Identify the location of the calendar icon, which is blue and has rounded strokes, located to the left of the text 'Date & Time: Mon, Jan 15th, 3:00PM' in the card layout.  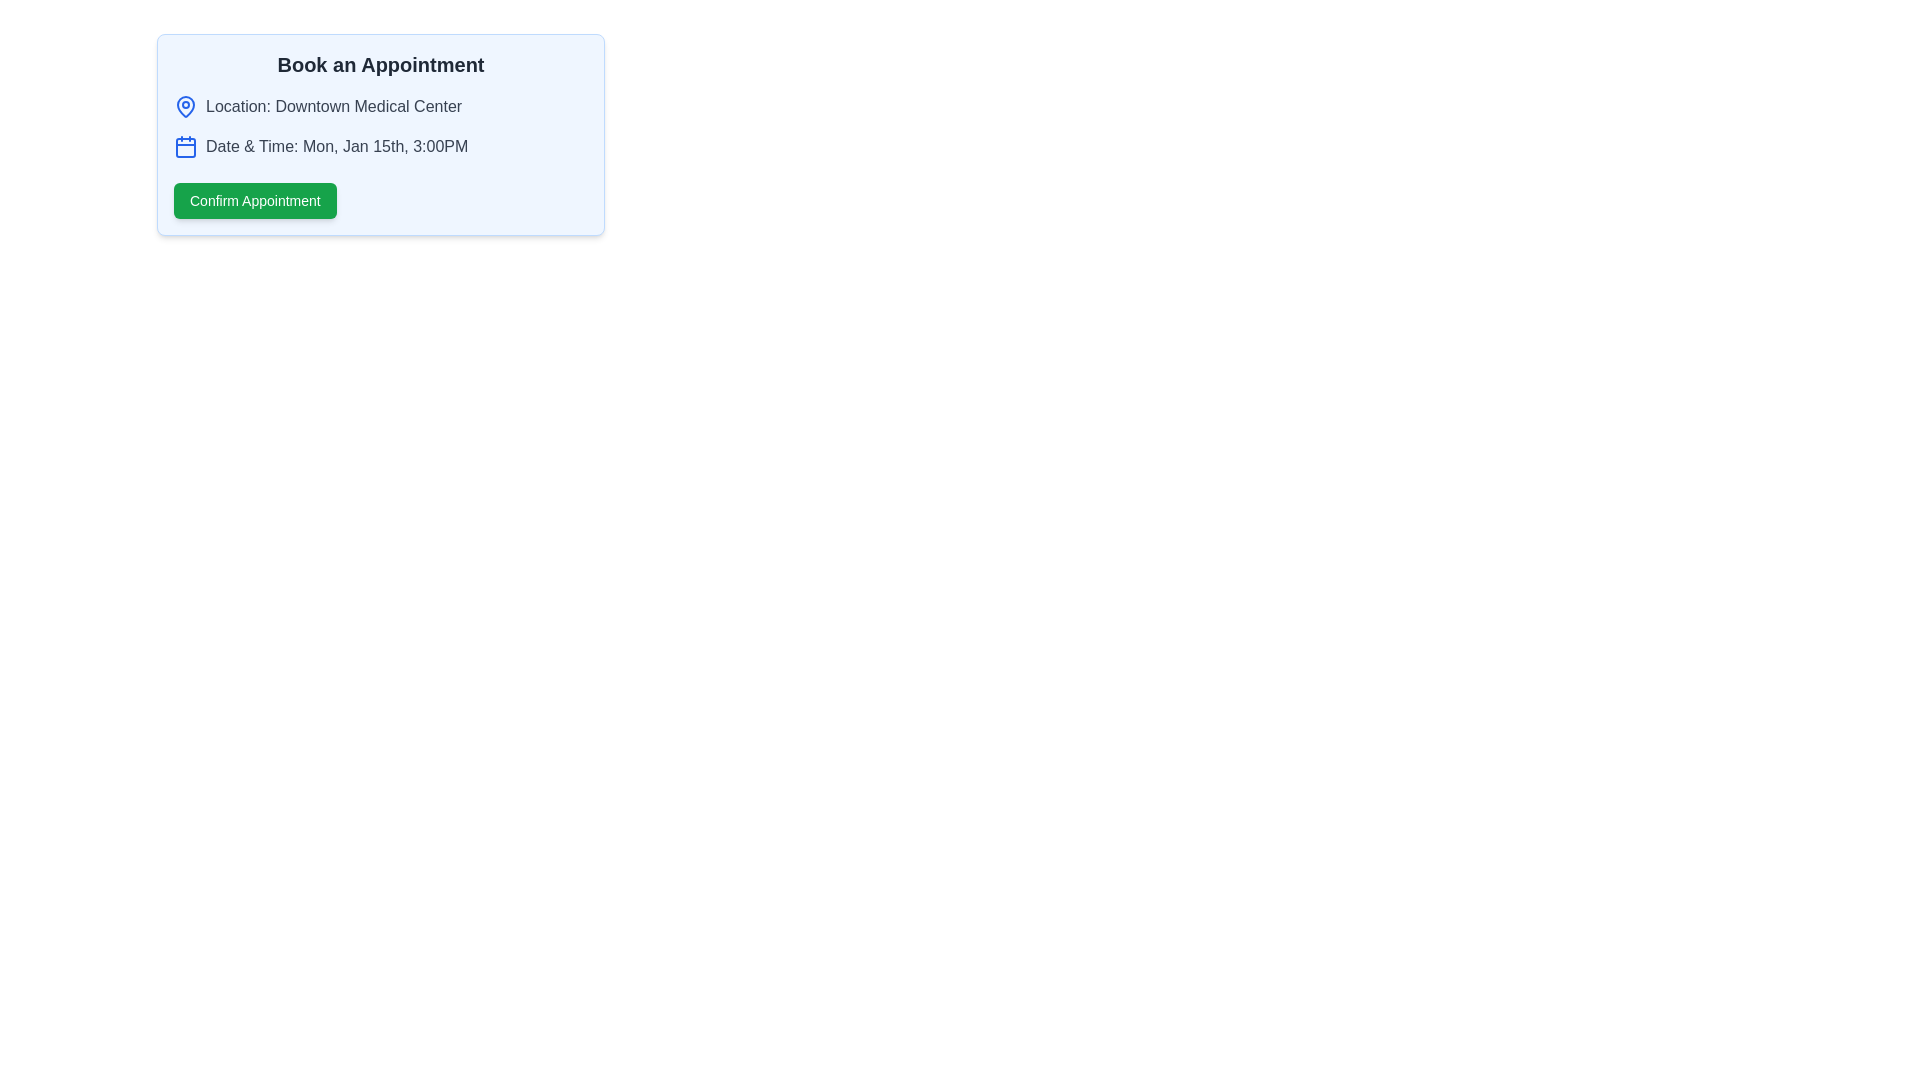
(186, 145).